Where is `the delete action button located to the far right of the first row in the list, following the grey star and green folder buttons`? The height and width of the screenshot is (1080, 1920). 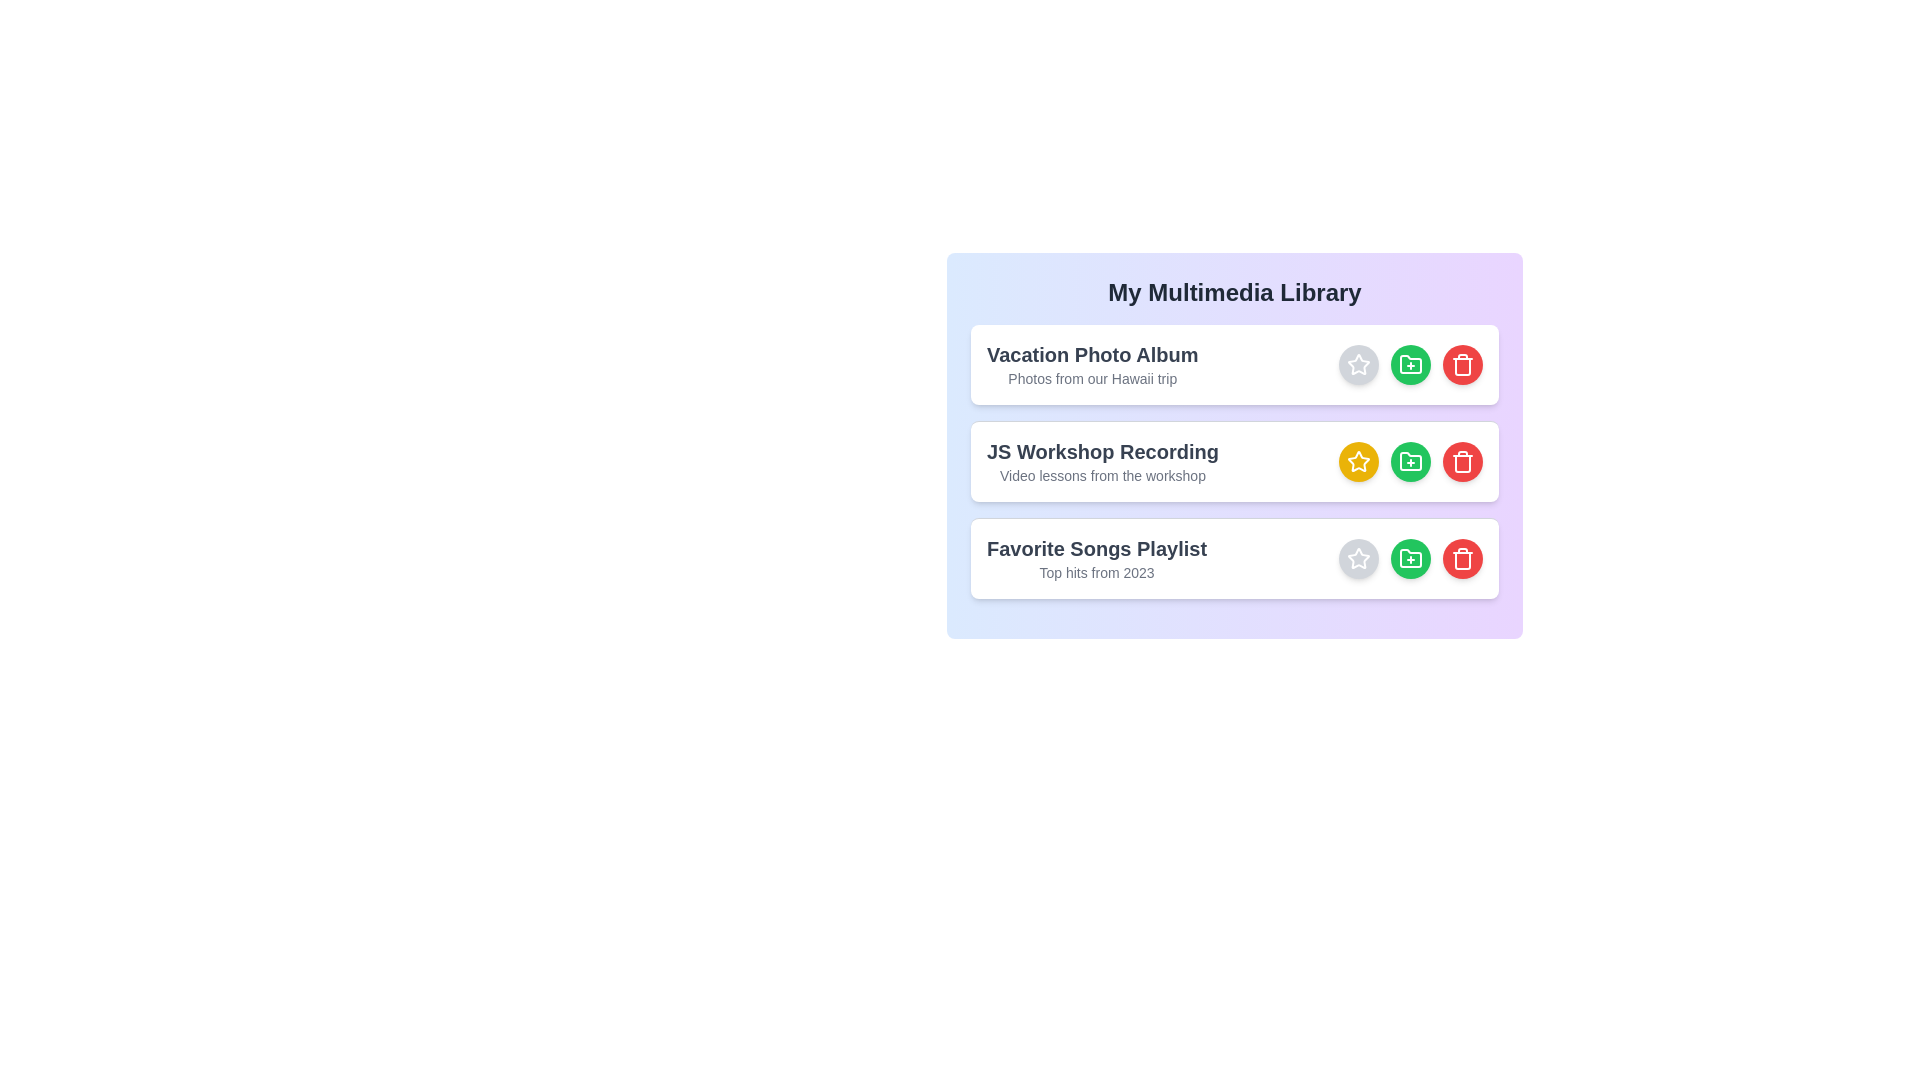
the delete action button located to the far right of the first row in the list, following the grey star and green folder buttons is located at coordinates (1463, 365).